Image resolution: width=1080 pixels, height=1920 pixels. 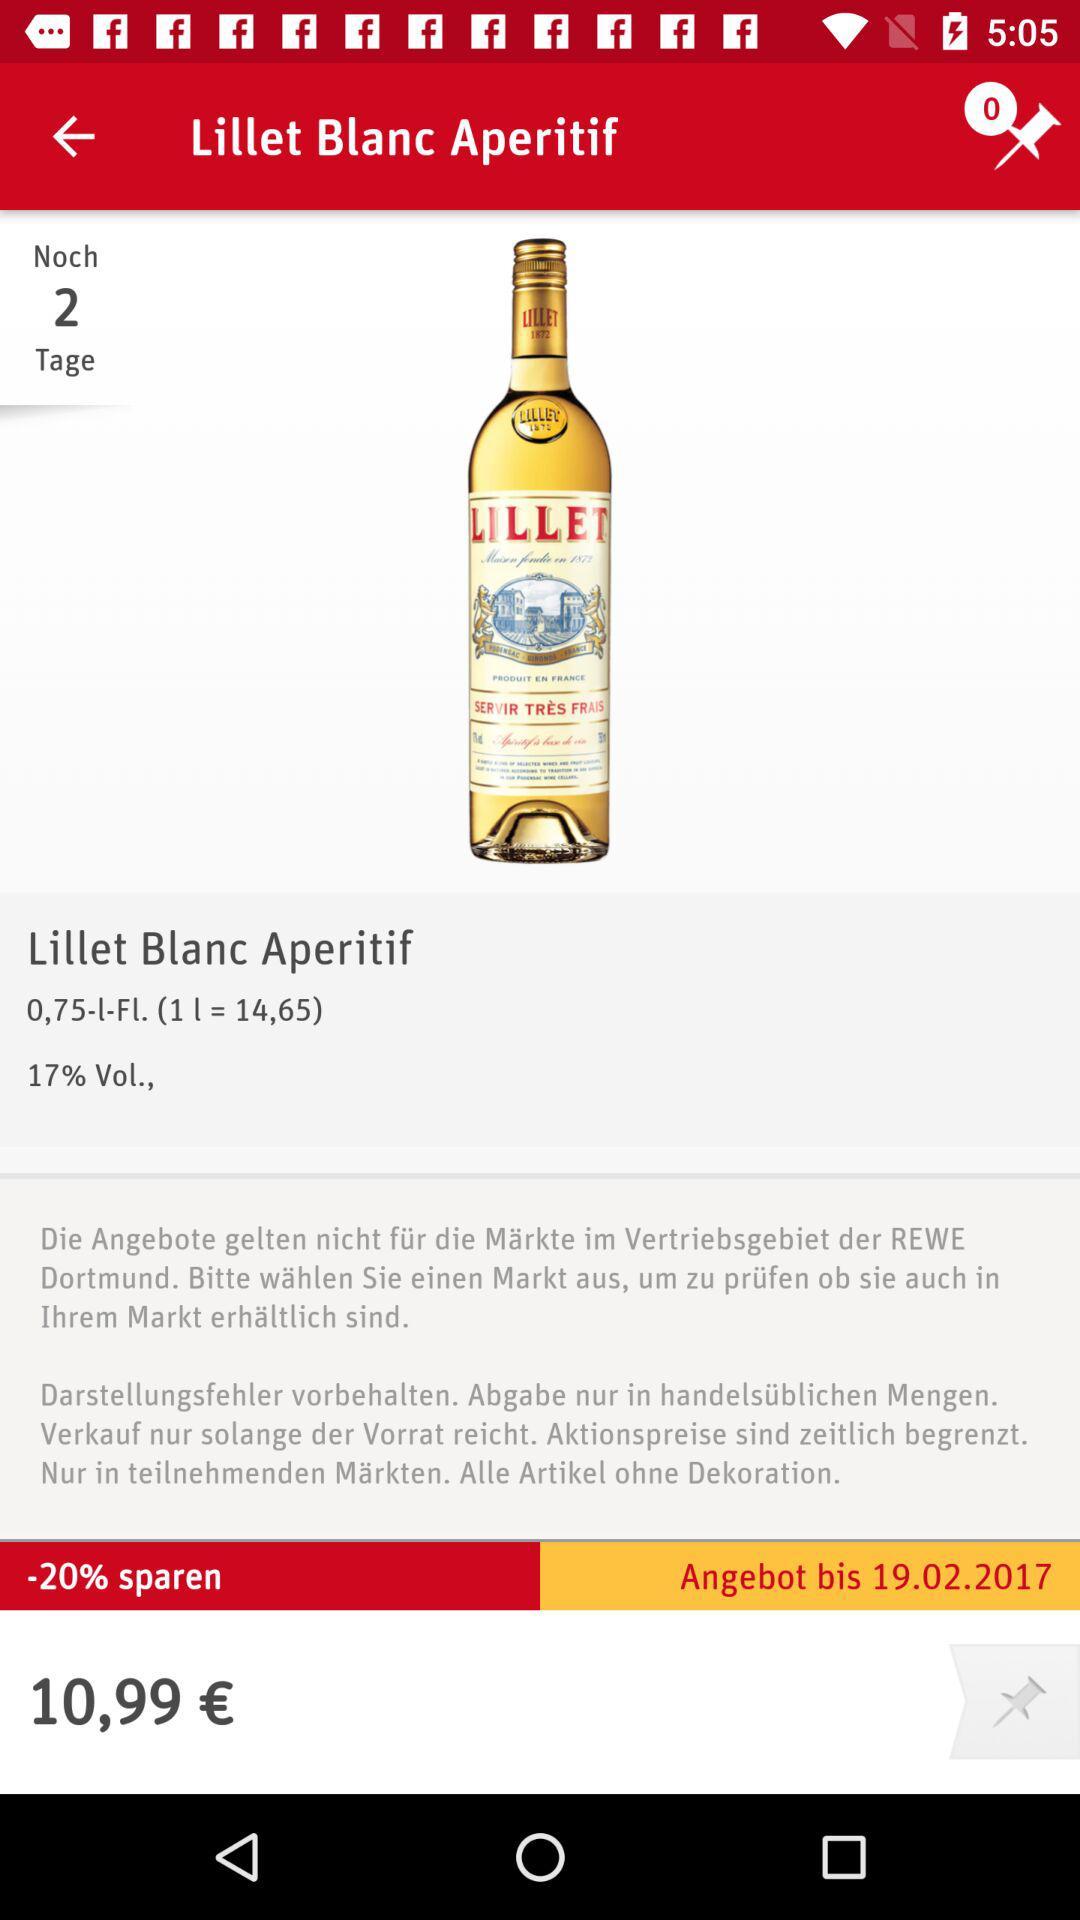 I want to click on item below lillet blanc aperitif icon, so click(x=540, y=551).